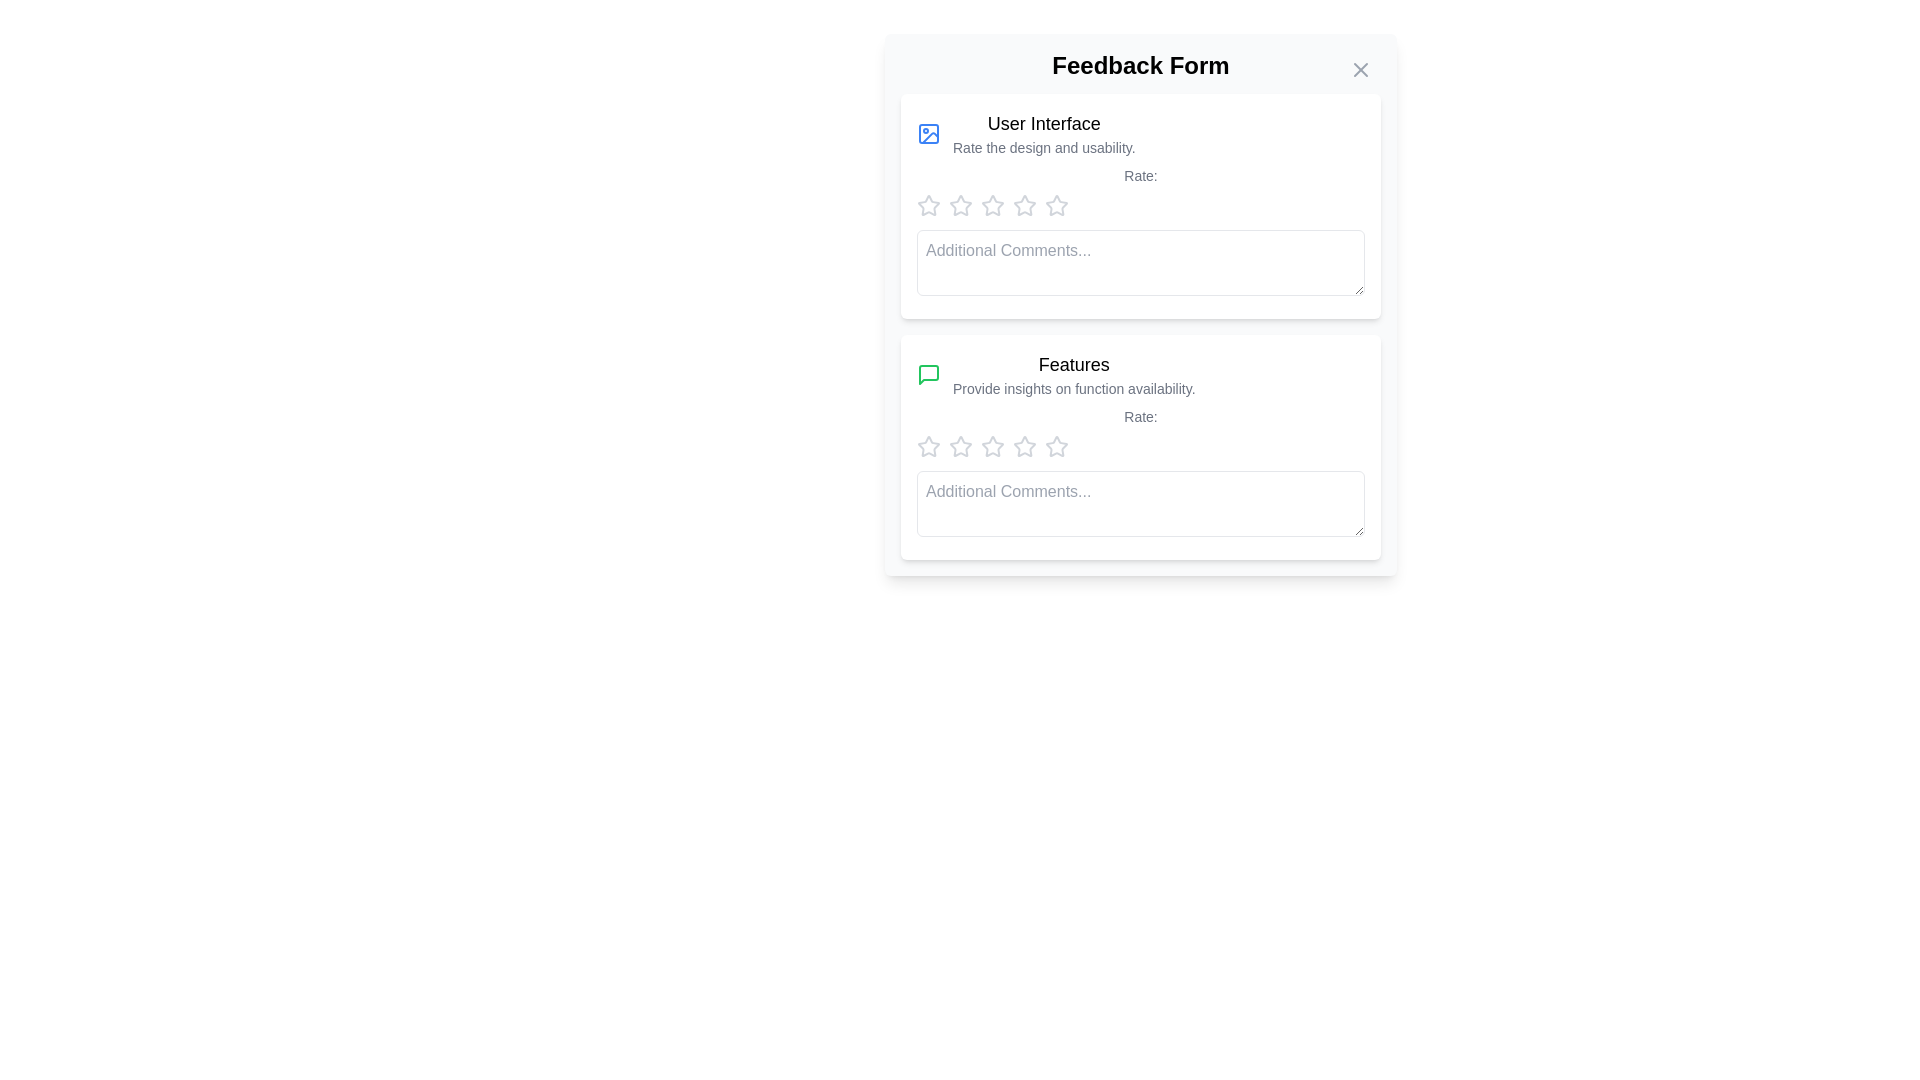  What do you see at coordinates (928, 374) in the screenshot?
I see `the message bubble icon with a green outline located in the top-left corner of the 'Features' feedback section` at bounding box center [928, 374].